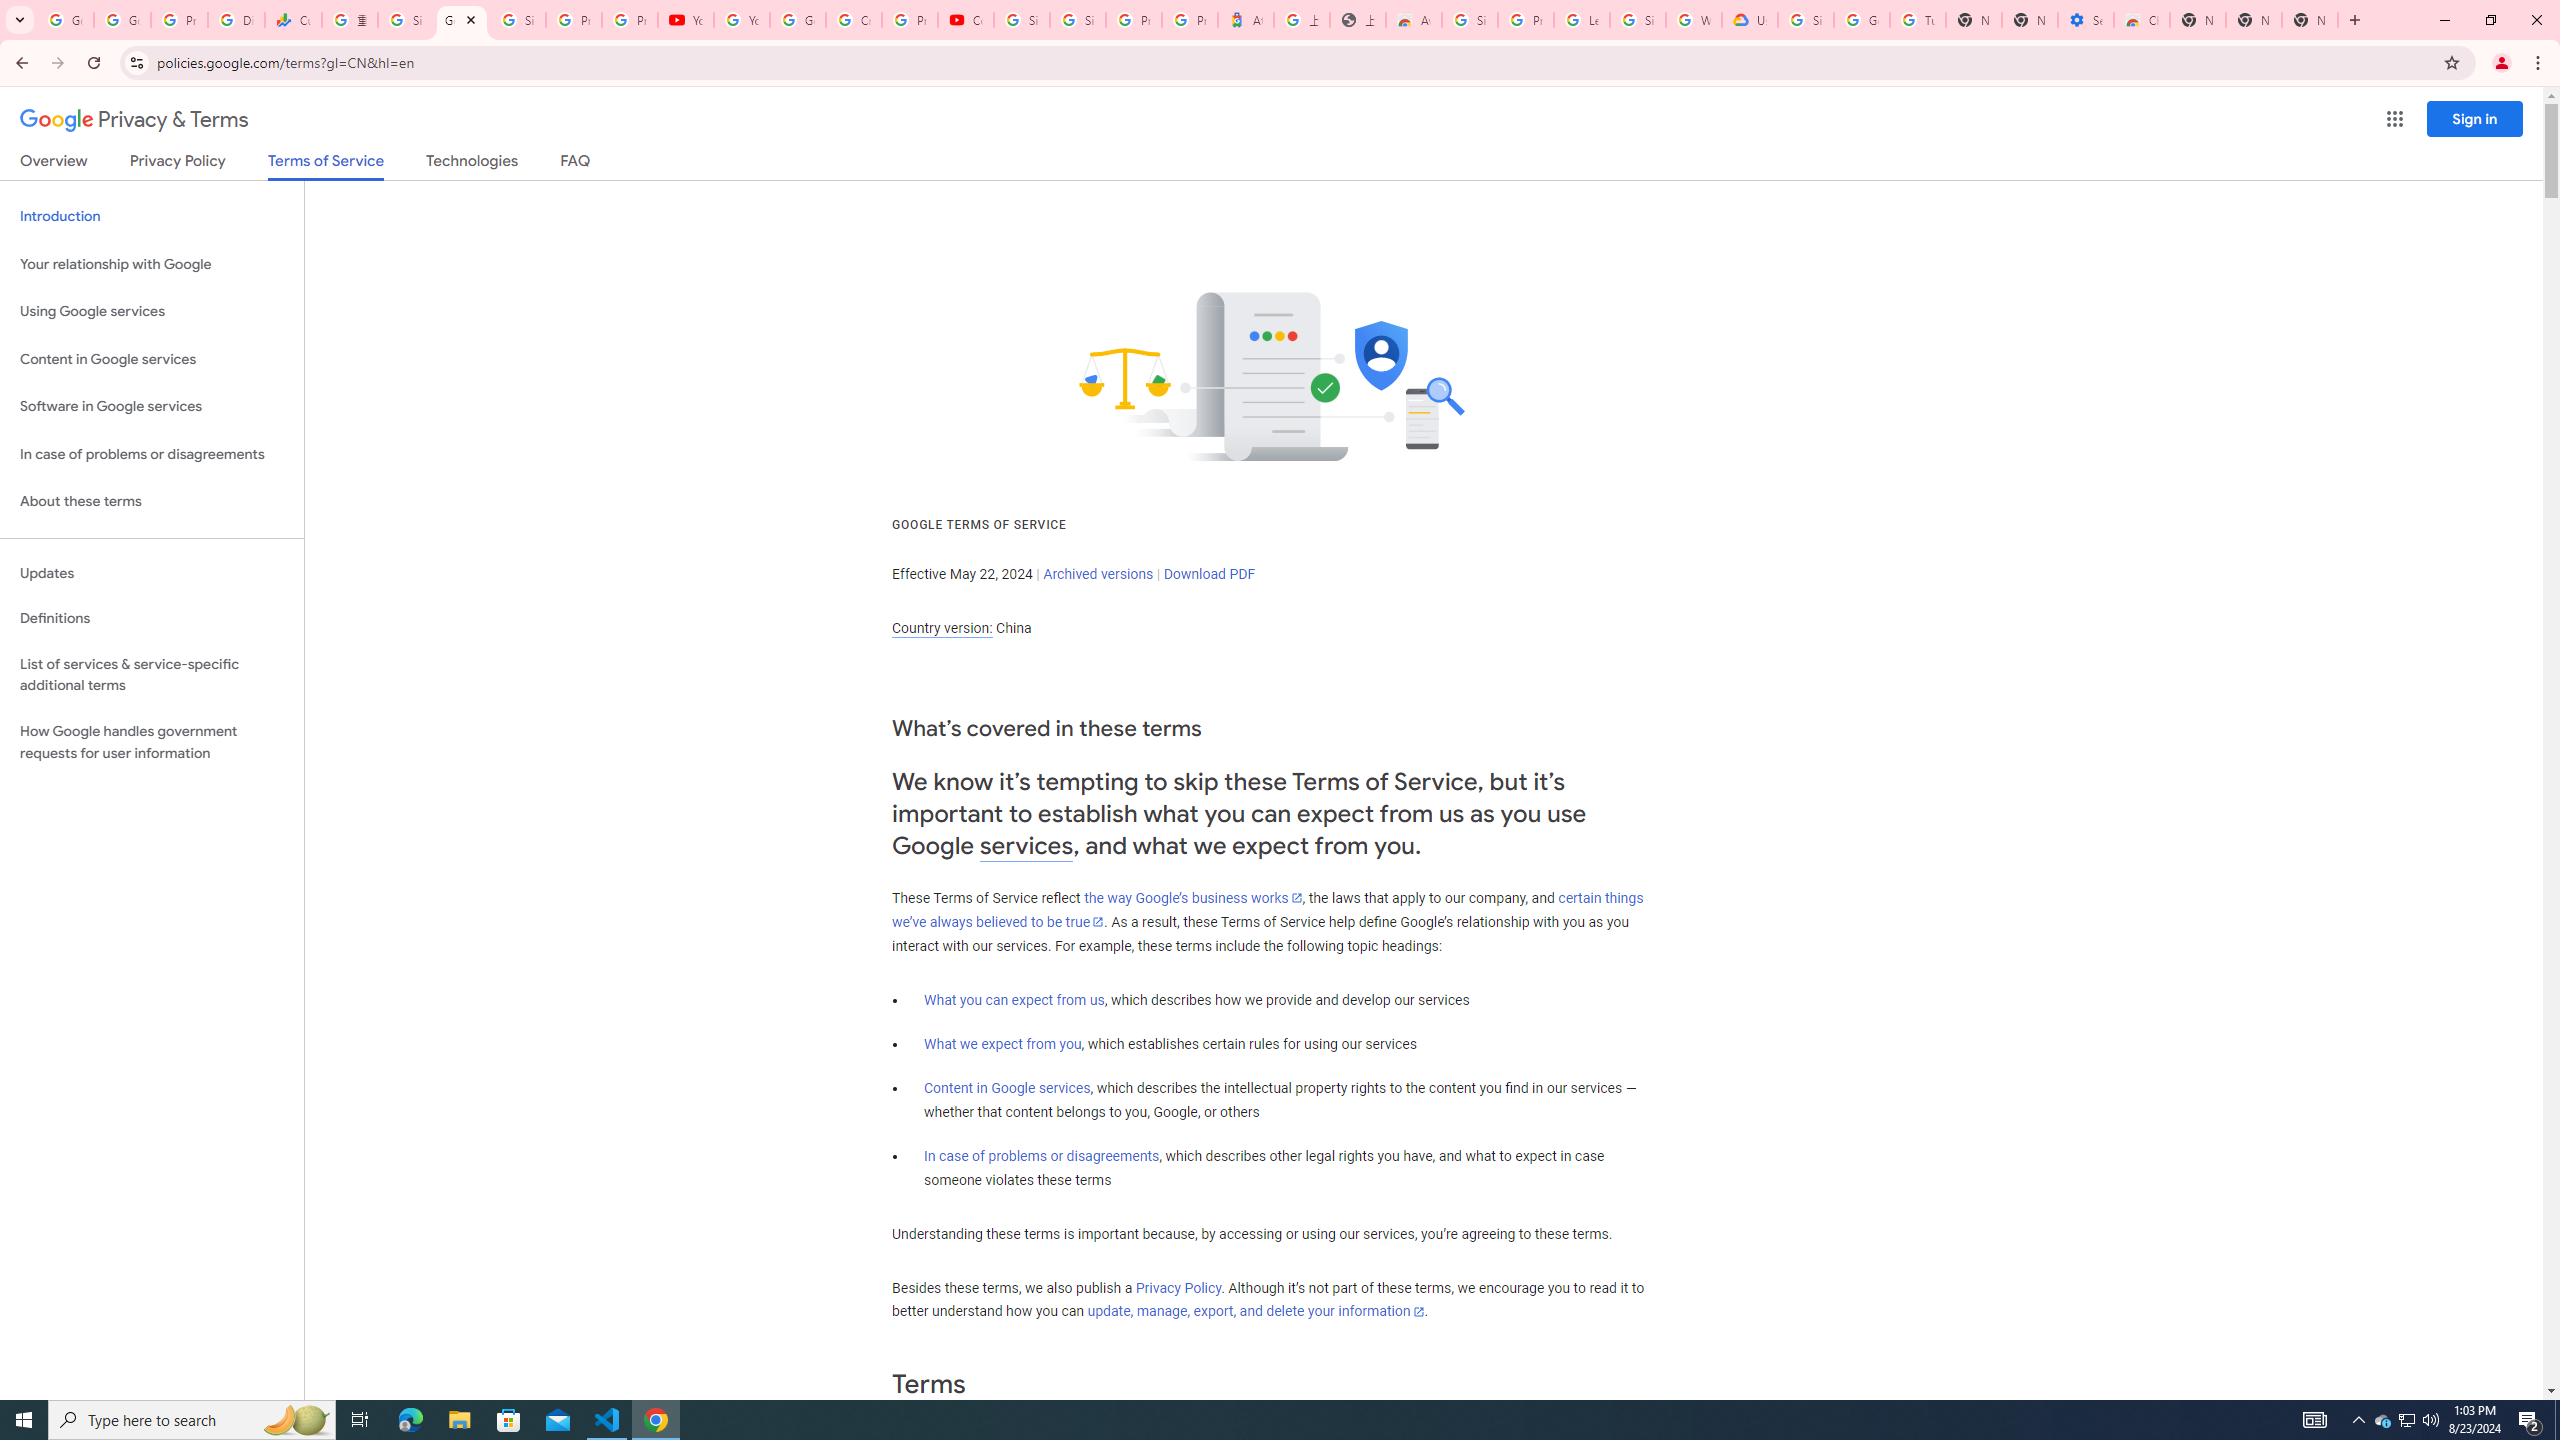 This screenshot has height=1440, width=2560. Describe the element at coordinates (404, 19) in the screenshot. I see `'Sign in - Google Accounts'` at that location.